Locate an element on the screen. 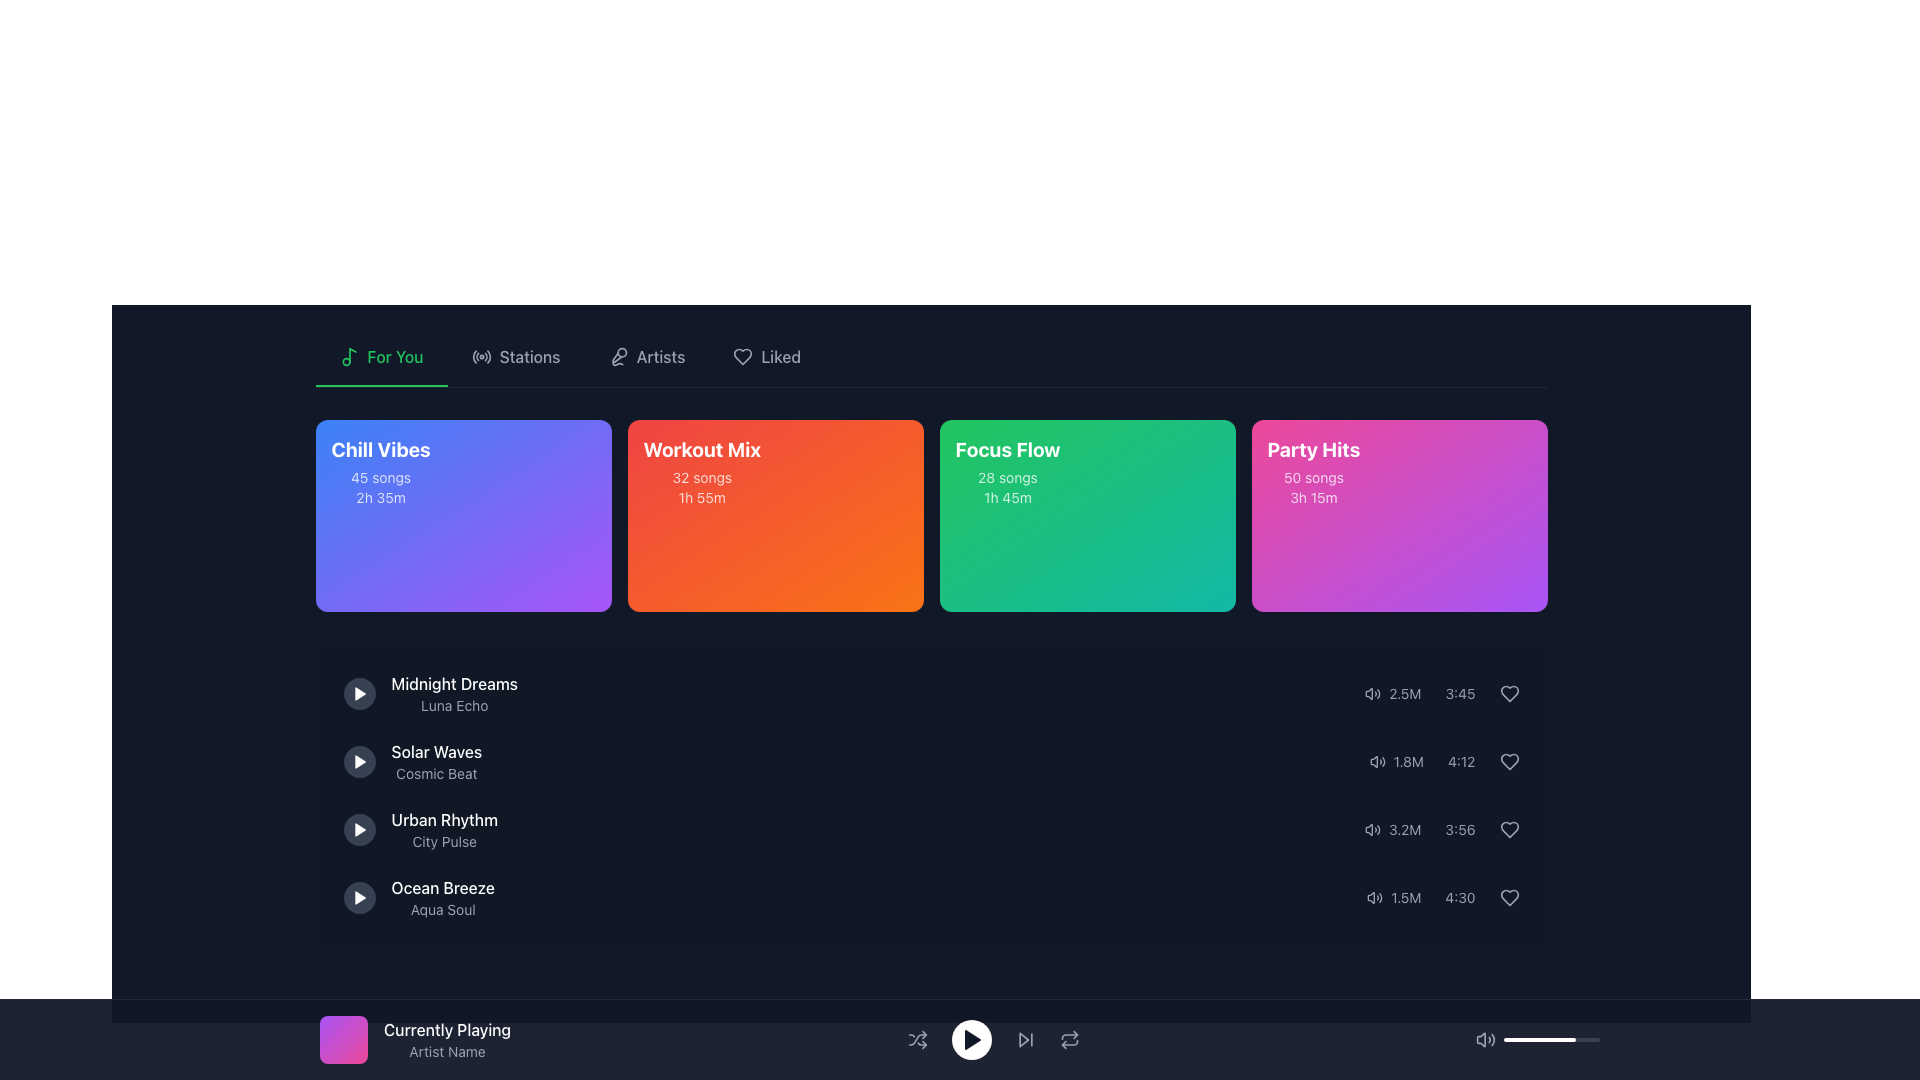 Image resolution: width=1920 pixels, height=1080 pixels. displayed information from the gray-colored text label '3:56' in the music playlist interface, which is styled in a minimalist sans-serif font and positioned alongside other metadata is located at coordinates (1460, 829).